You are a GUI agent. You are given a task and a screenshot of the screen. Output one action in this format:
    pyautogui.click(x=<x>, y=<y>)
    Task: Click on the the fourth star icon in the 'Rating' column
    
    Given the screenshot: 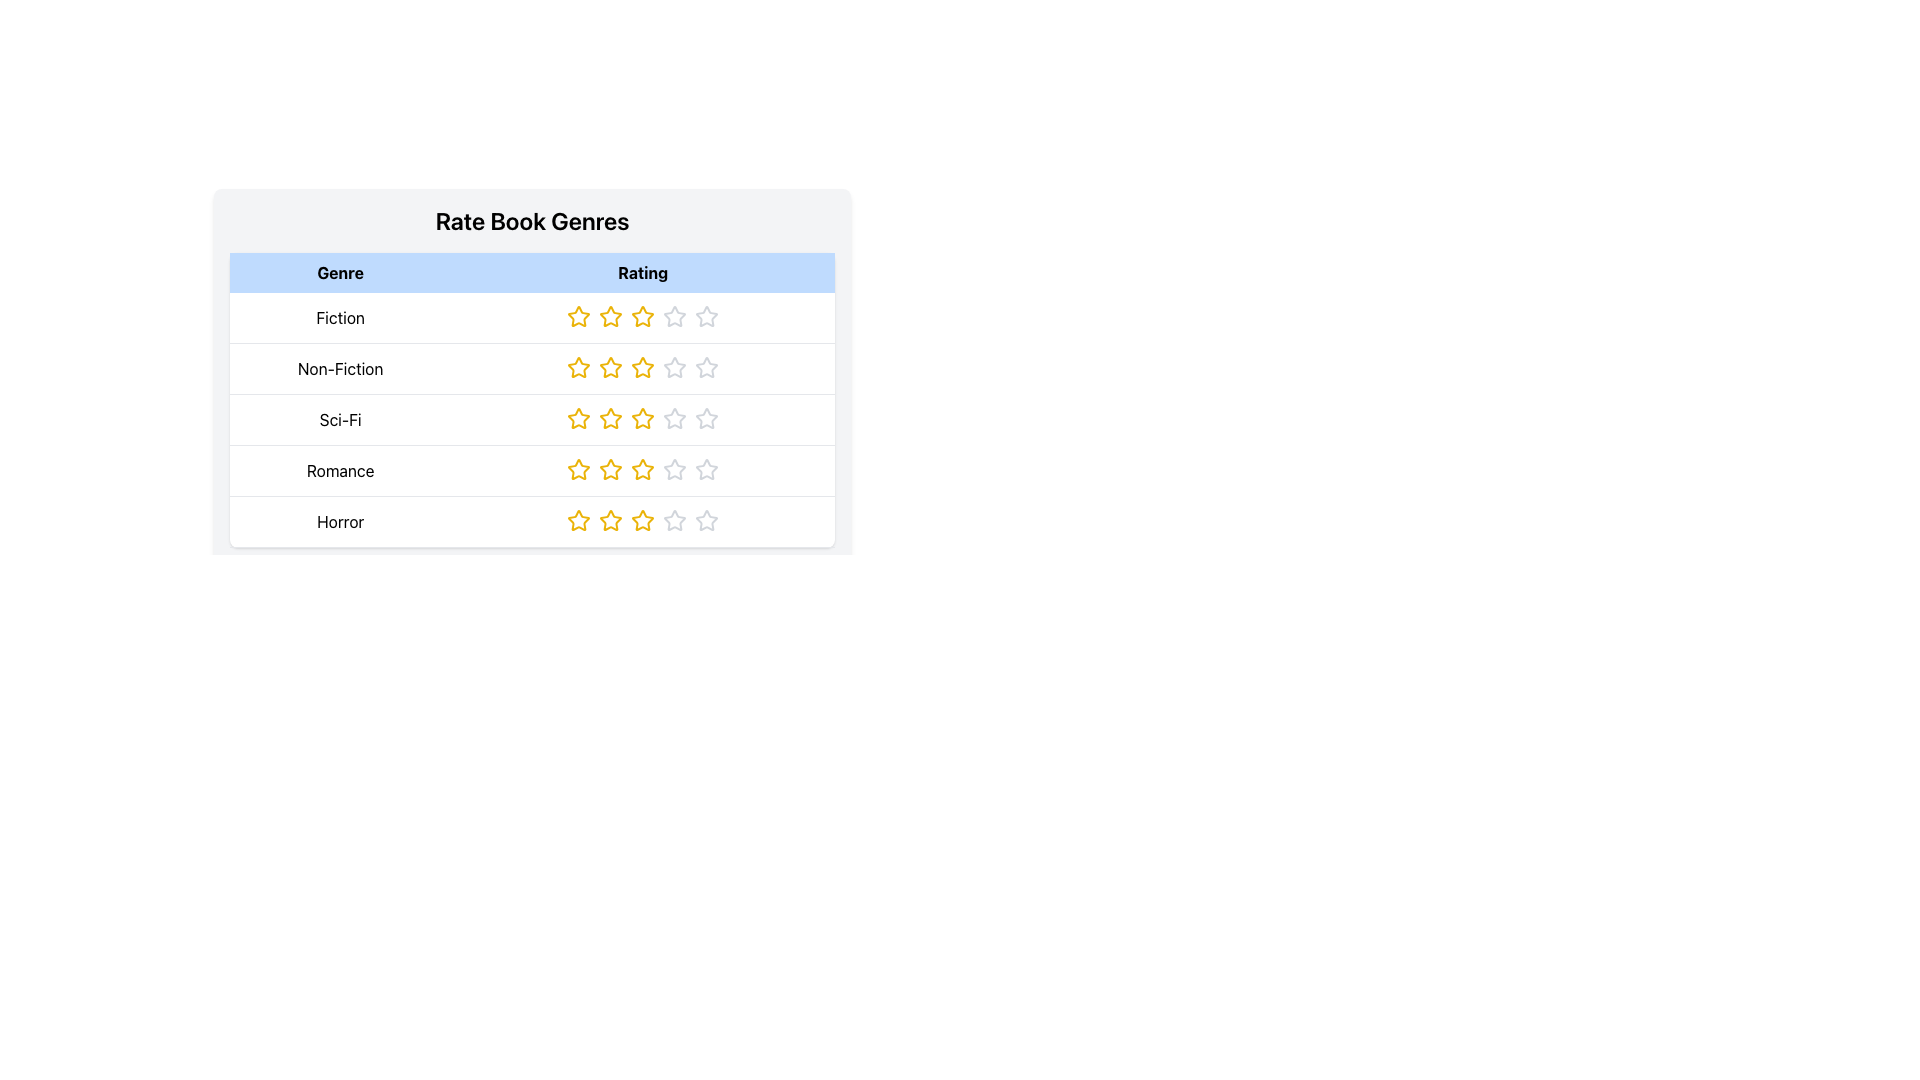 What is the action you would take?
    pyautogui.click(x=707, y=469)
    